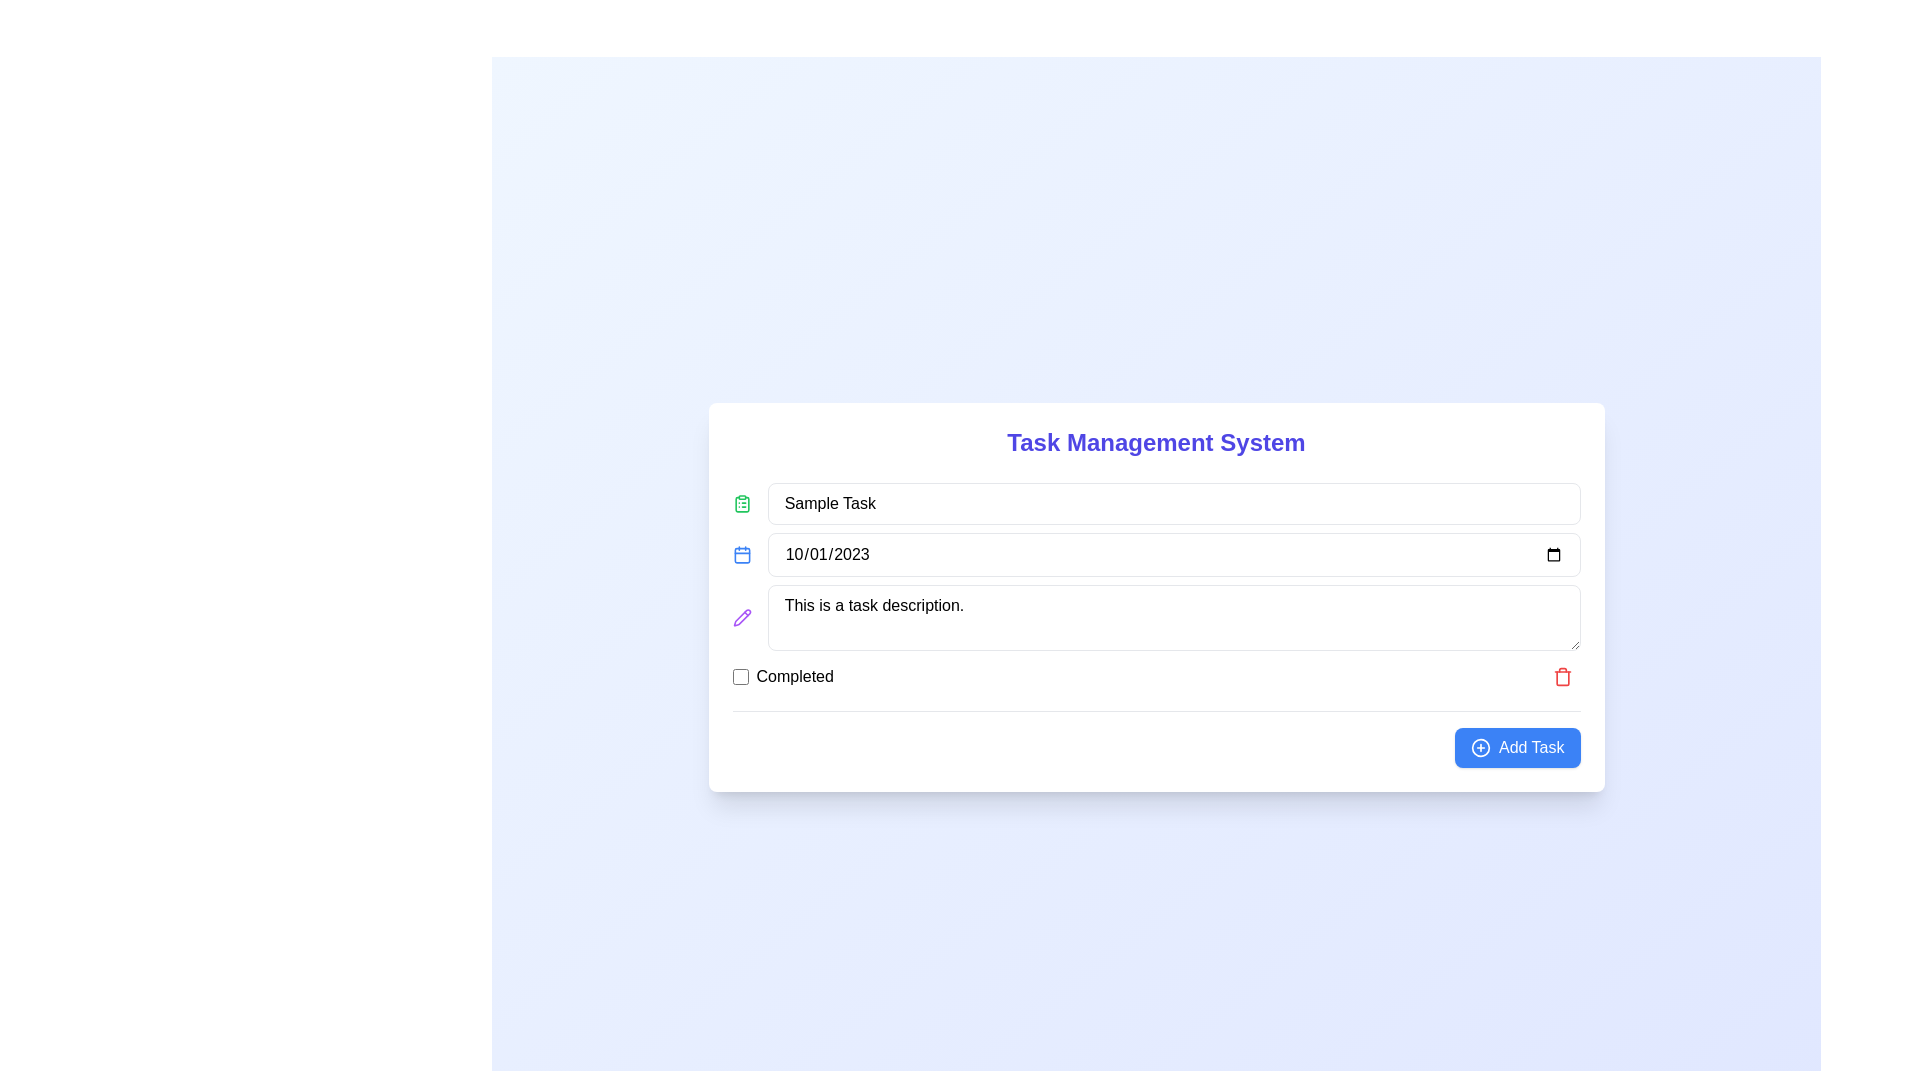 This screenshot has width=1920, height=1080. Describe the element at coordinates (1530, 747) in the screenshot. I see `the text label of the 'Add Task' button located in the bottom-right corner of the task management interface to observe any visual feedback` at that location.